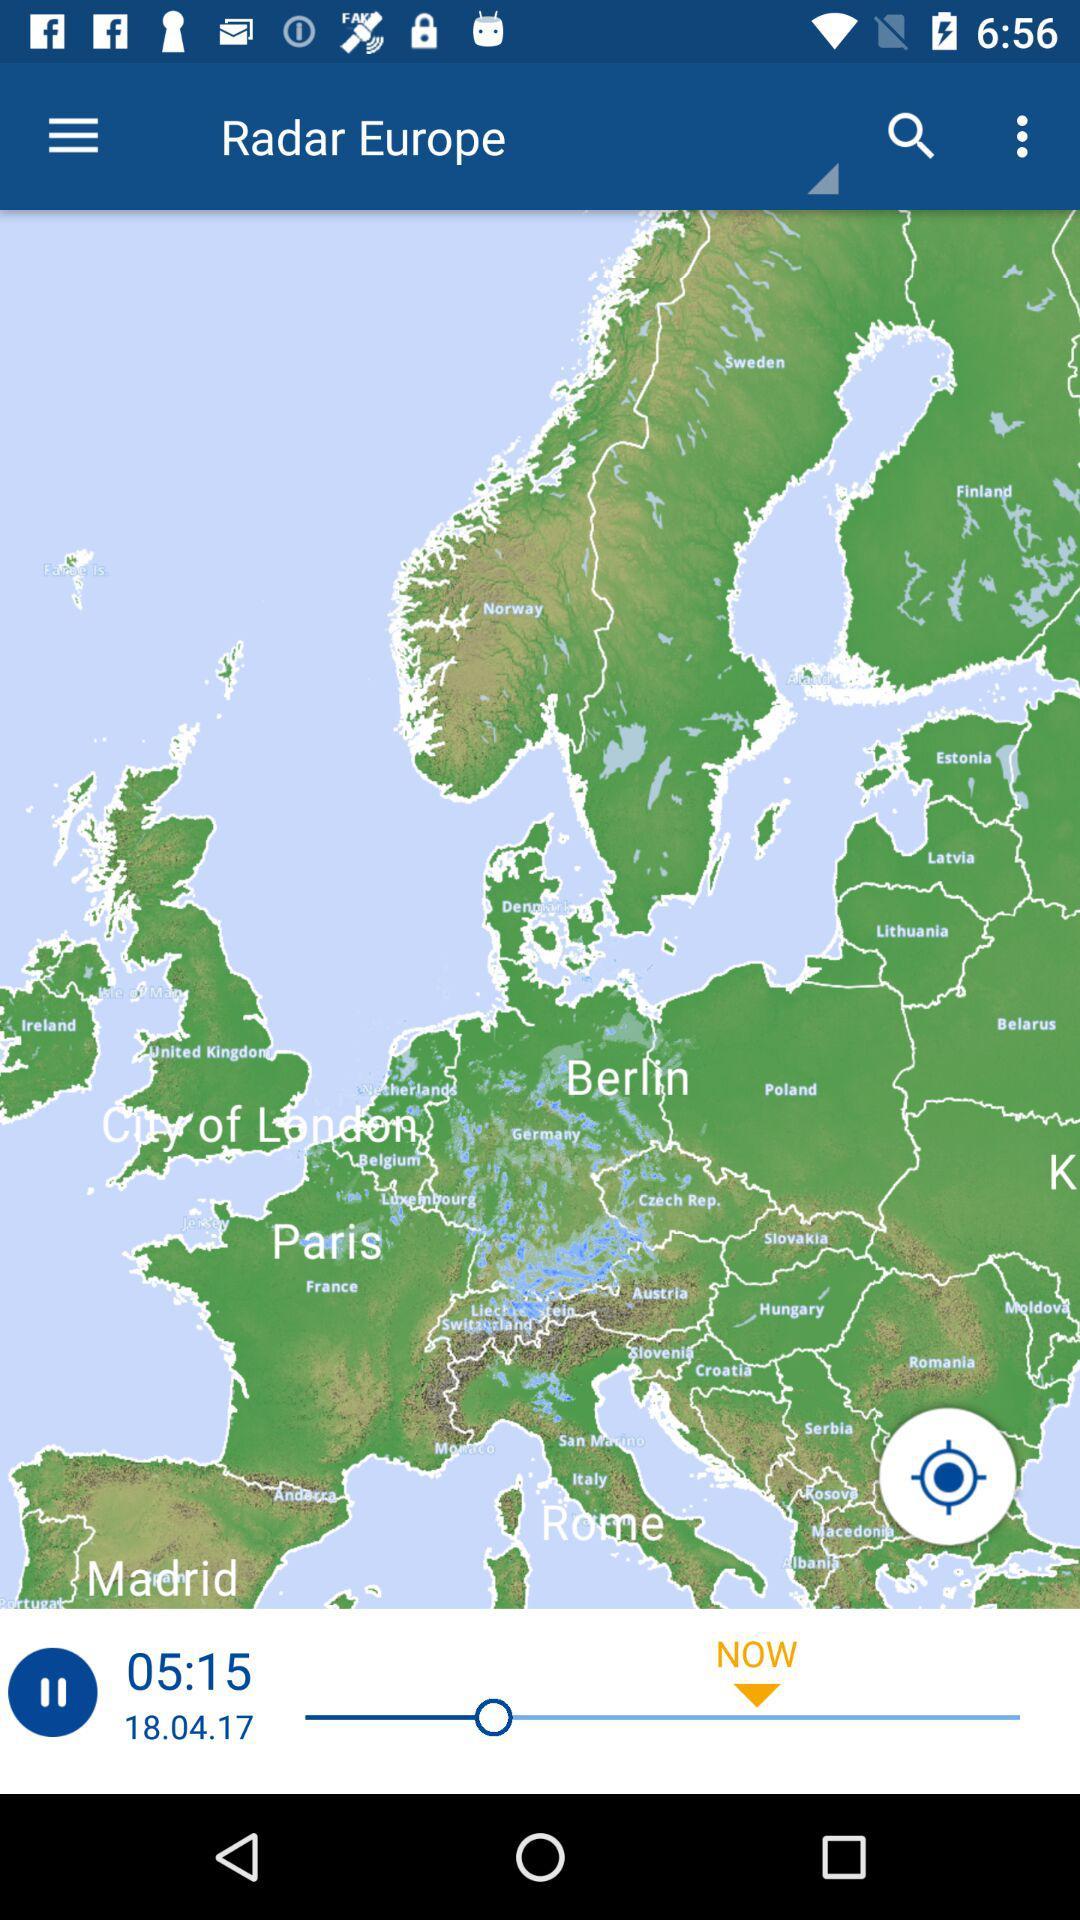  I want to click on the location_crosshair icon, so click(947, 1477).